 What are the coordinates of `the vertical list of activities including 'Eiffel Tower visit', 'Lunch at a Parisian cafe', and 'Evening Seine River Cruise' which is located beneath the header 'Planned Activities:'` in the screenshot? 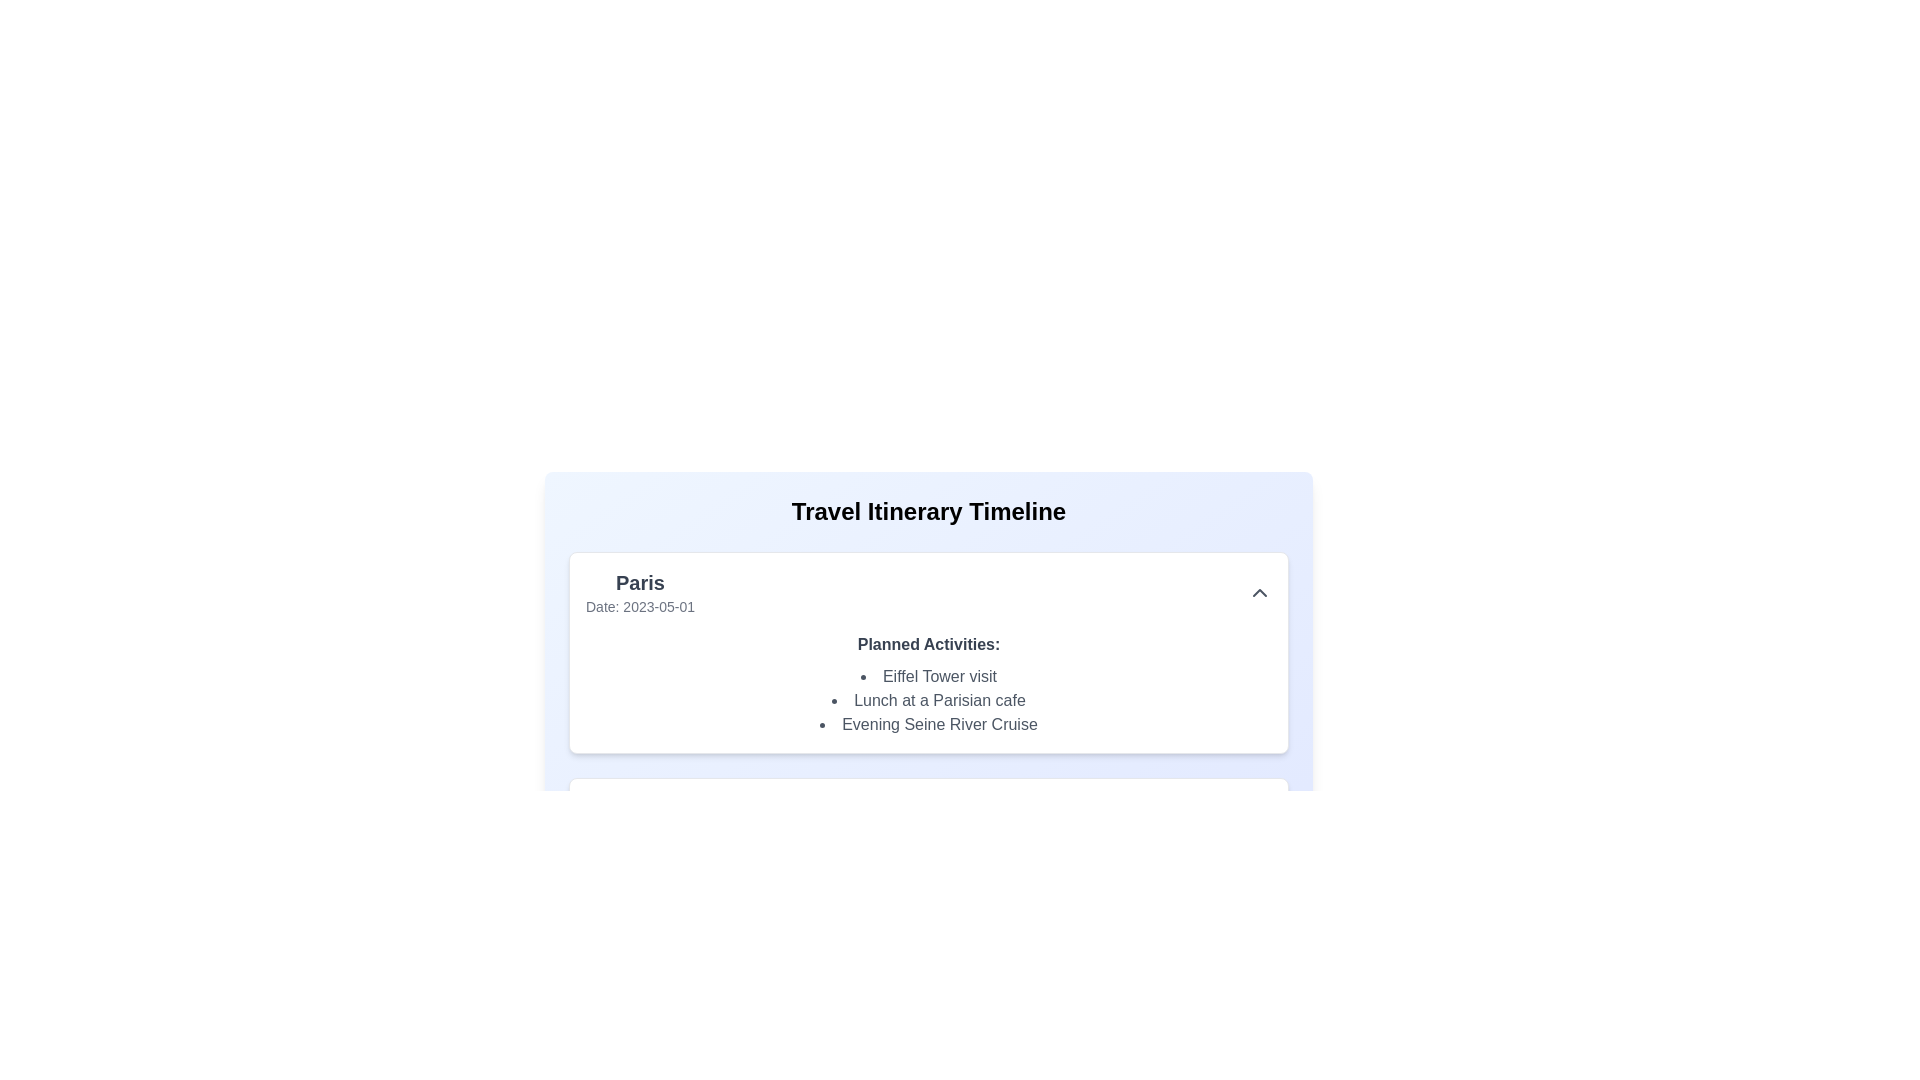 It's located at (928, 700).